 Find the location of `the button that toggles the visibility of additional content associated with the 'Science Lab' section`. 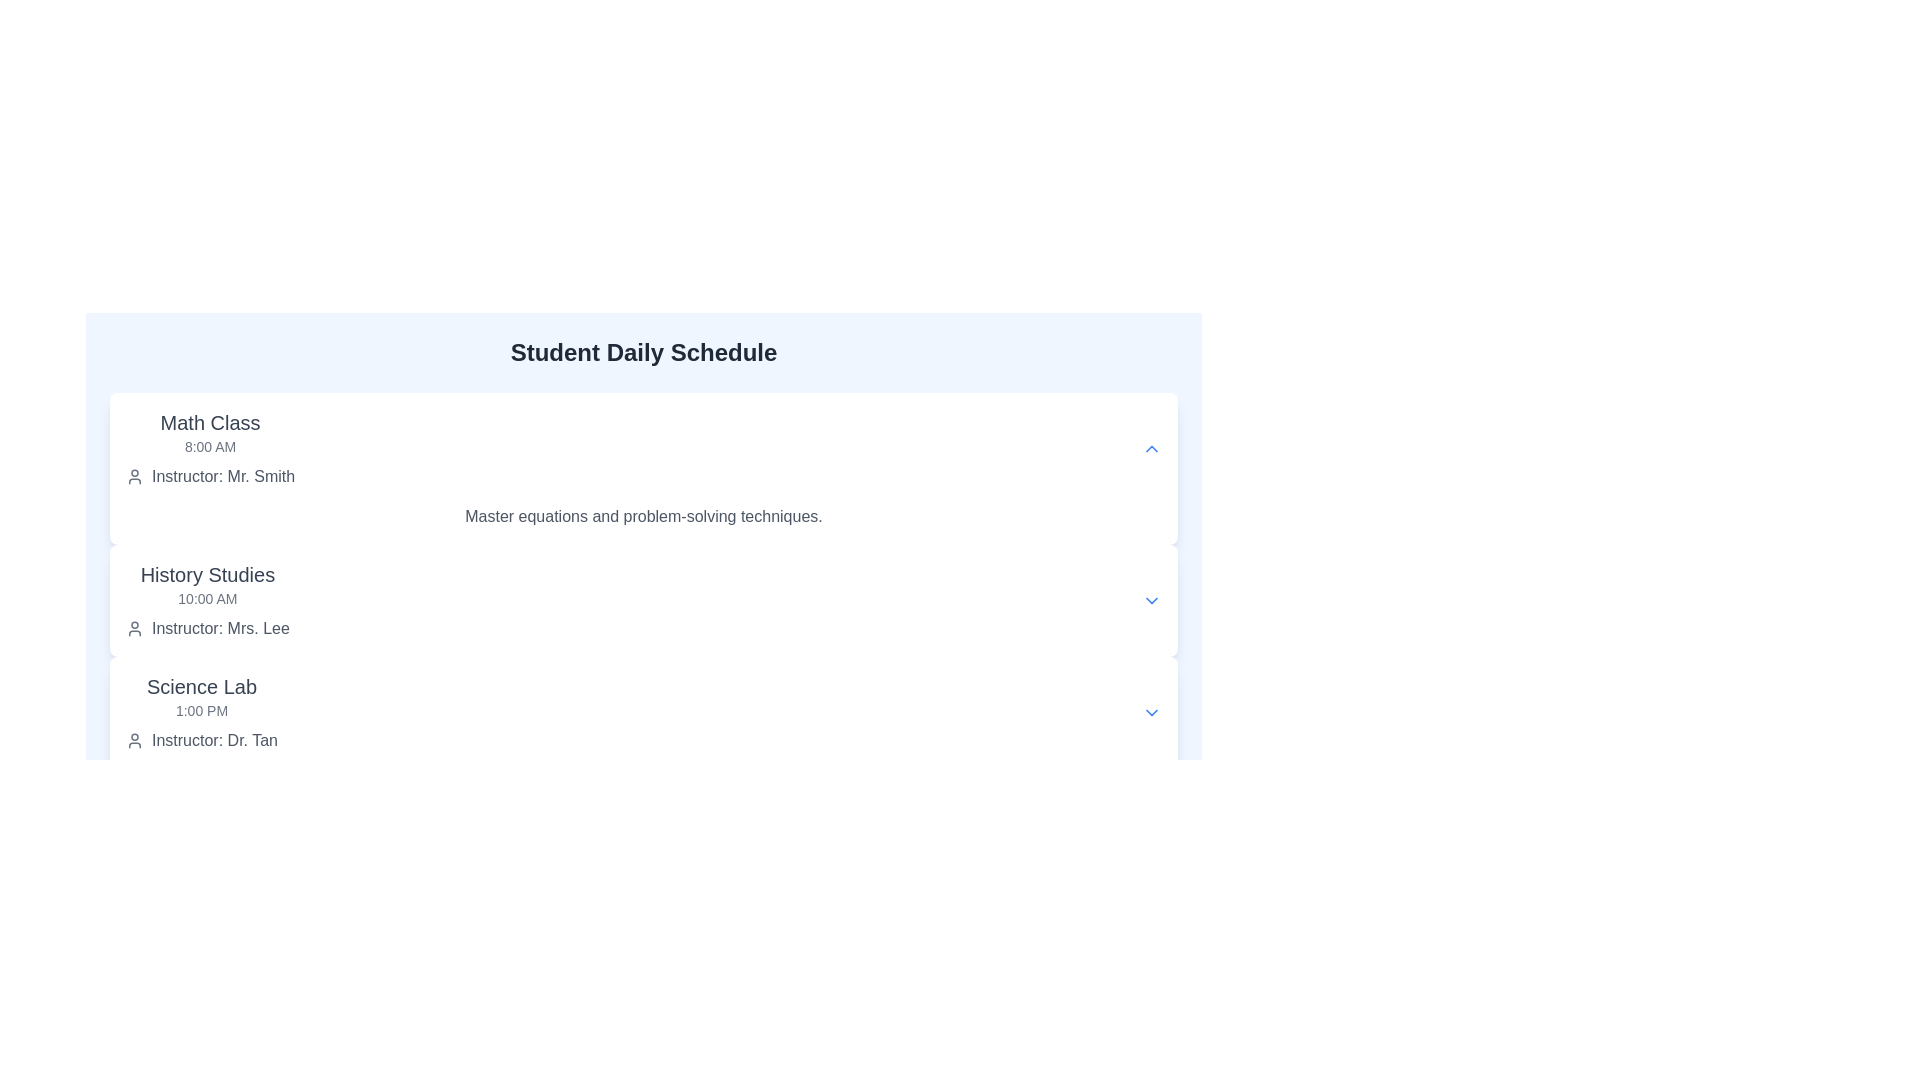

the button that toggles the visibility of additional content associated with the 'Science Lab' section is located at coordinates (1152, 712).